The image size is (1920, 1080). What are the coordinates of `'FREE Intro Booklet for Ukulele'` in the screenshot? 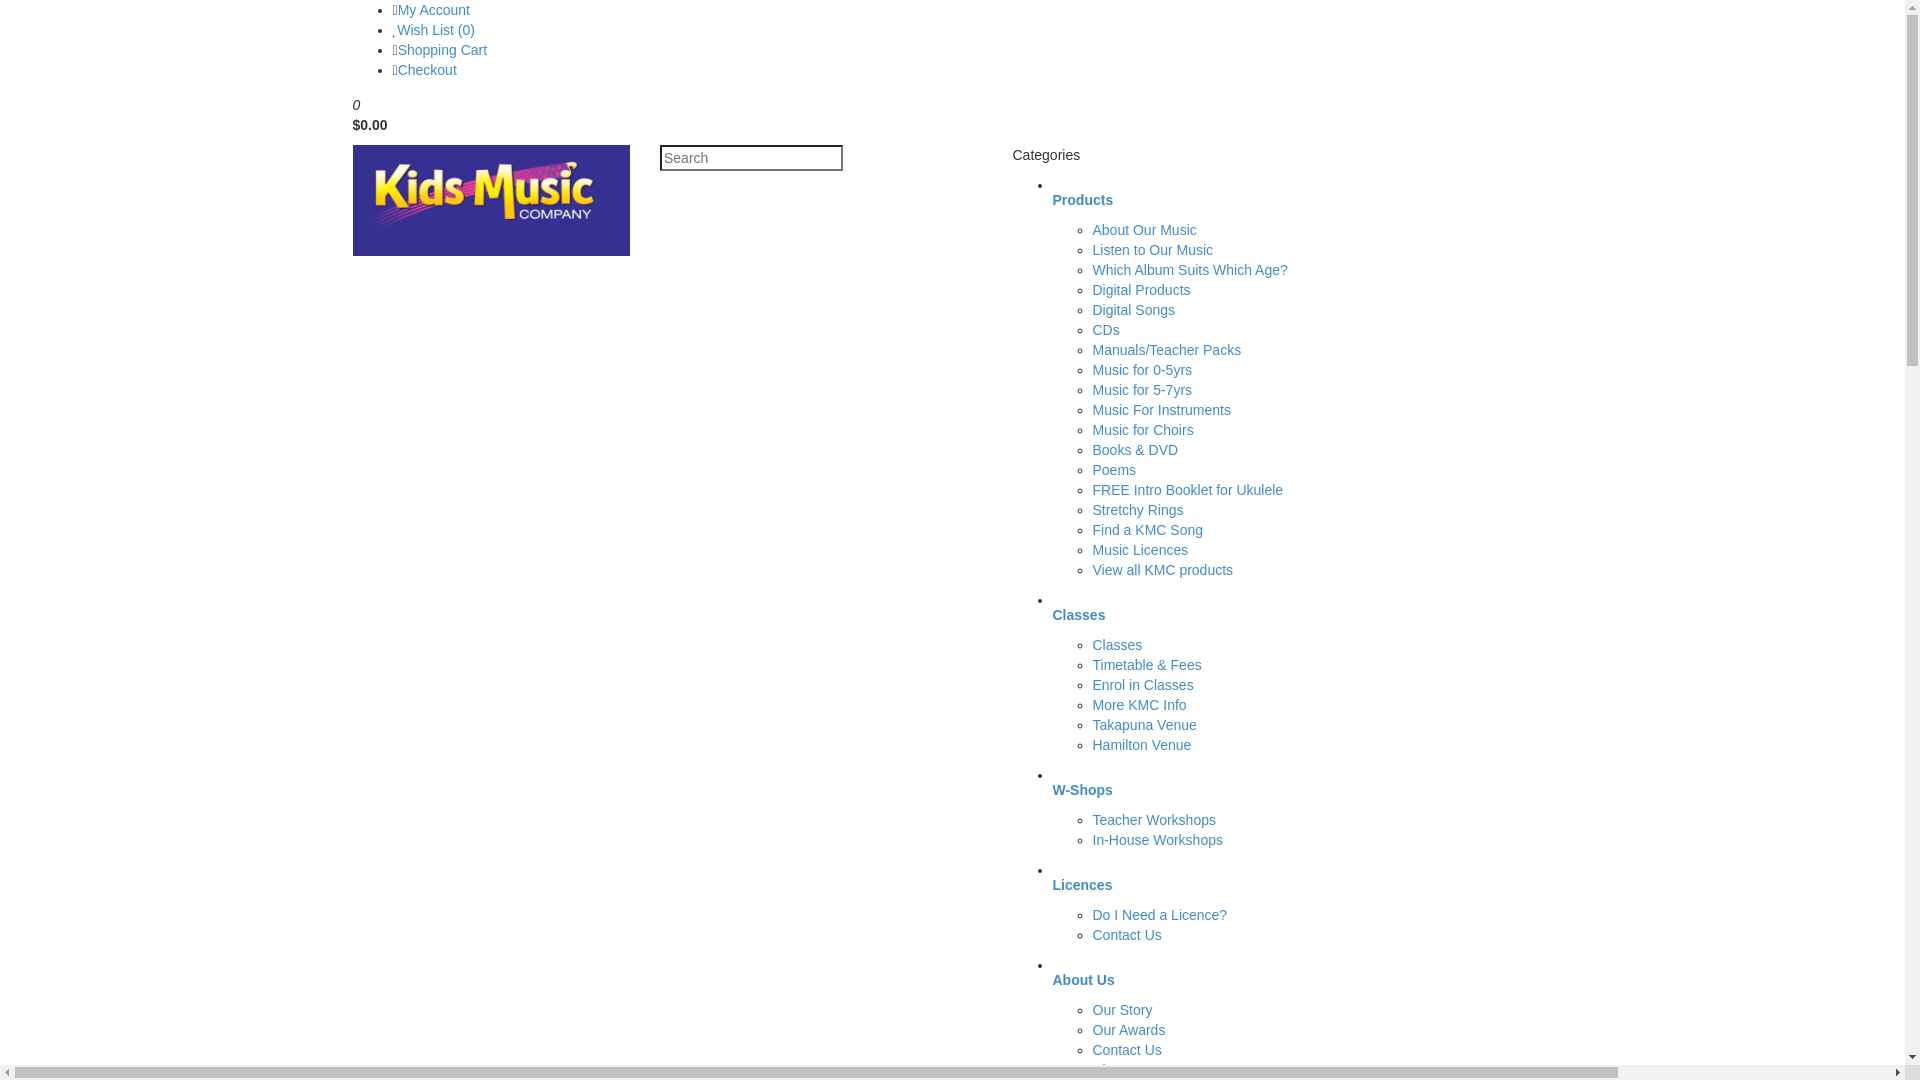 It's located at (1187, 489).